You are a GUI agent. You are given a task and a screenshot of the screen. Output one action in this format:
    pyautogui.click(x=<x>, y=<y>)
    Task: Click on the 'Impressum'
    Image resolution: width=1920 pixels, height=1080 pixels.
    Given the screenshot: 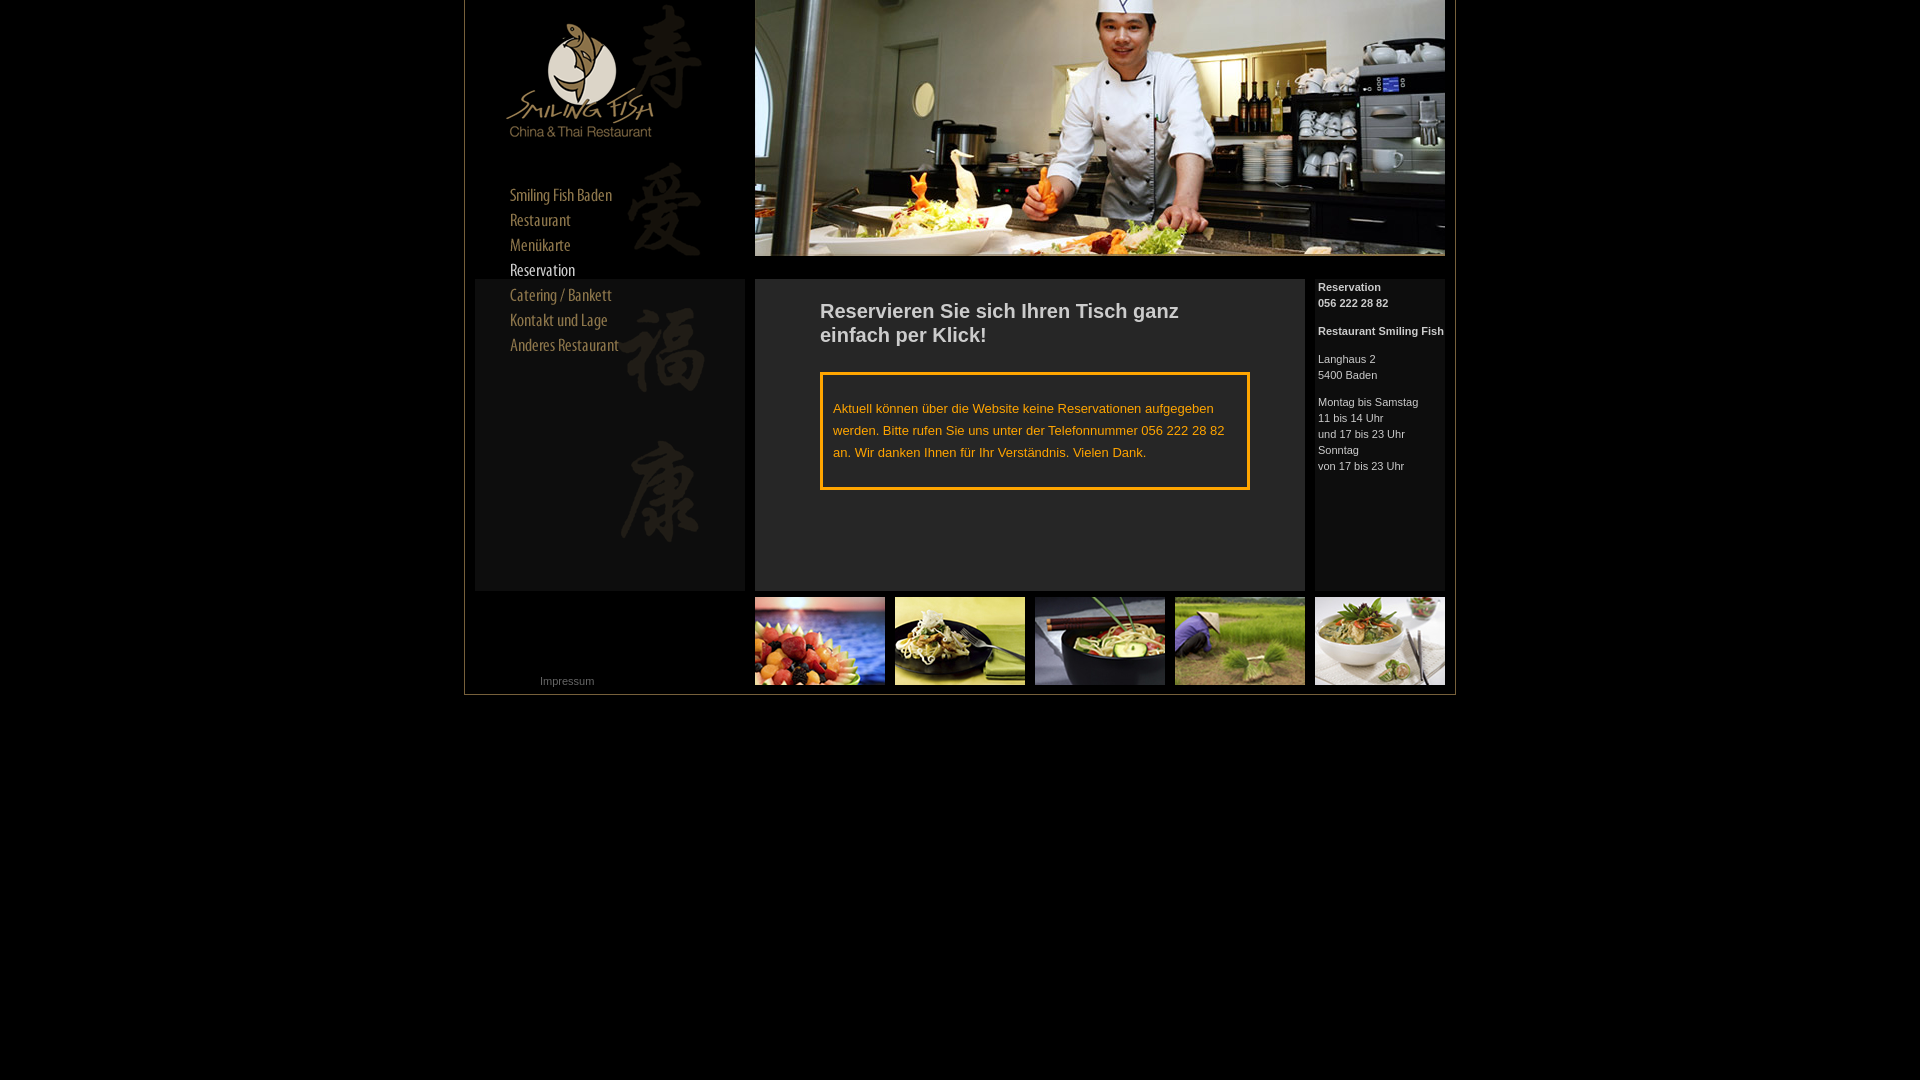 What is the action you would take?
    pyautogui.click(x=539, y=680)
    